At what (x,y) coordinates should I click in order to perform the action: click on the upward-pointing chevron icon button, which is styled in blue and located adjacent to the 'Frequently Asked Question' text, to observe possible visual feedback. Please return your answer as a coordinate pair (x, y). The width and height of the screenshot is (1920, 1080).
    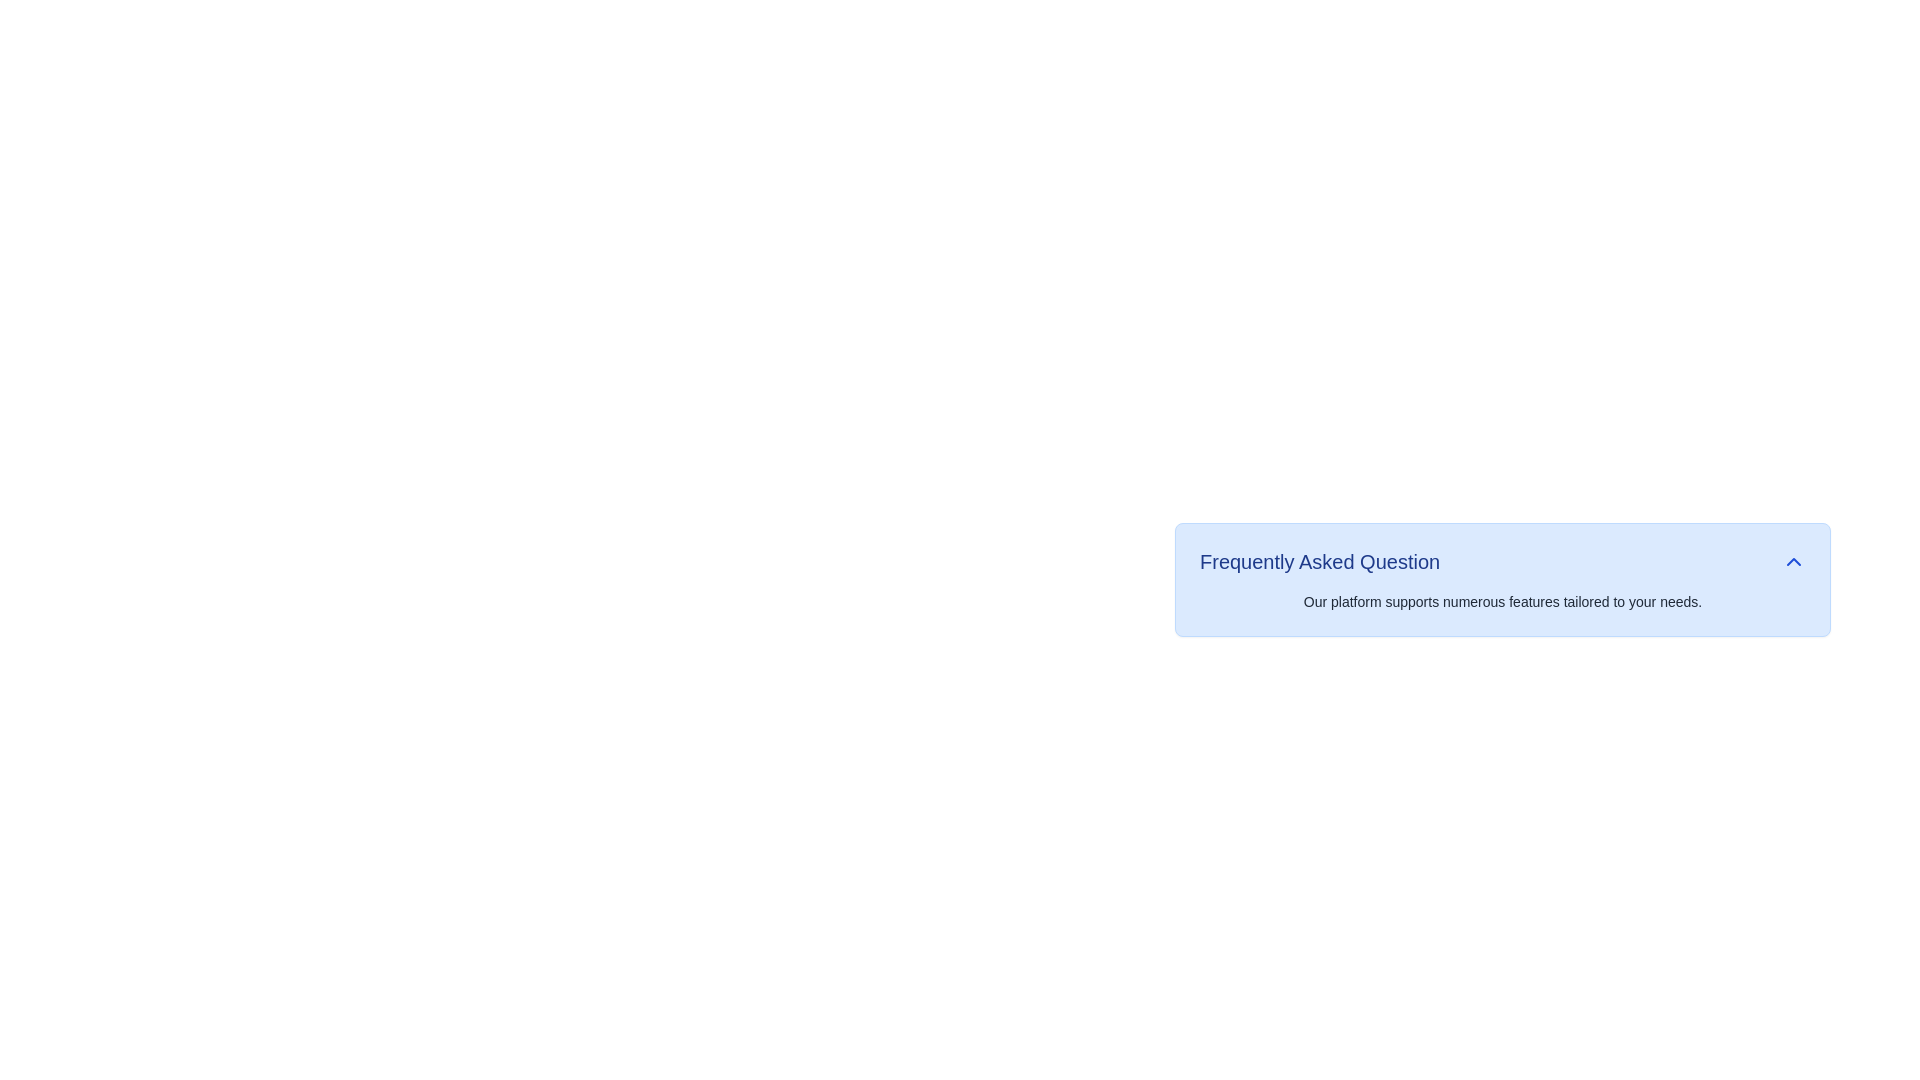
    Looking at the image, I should click on (1794, 562).